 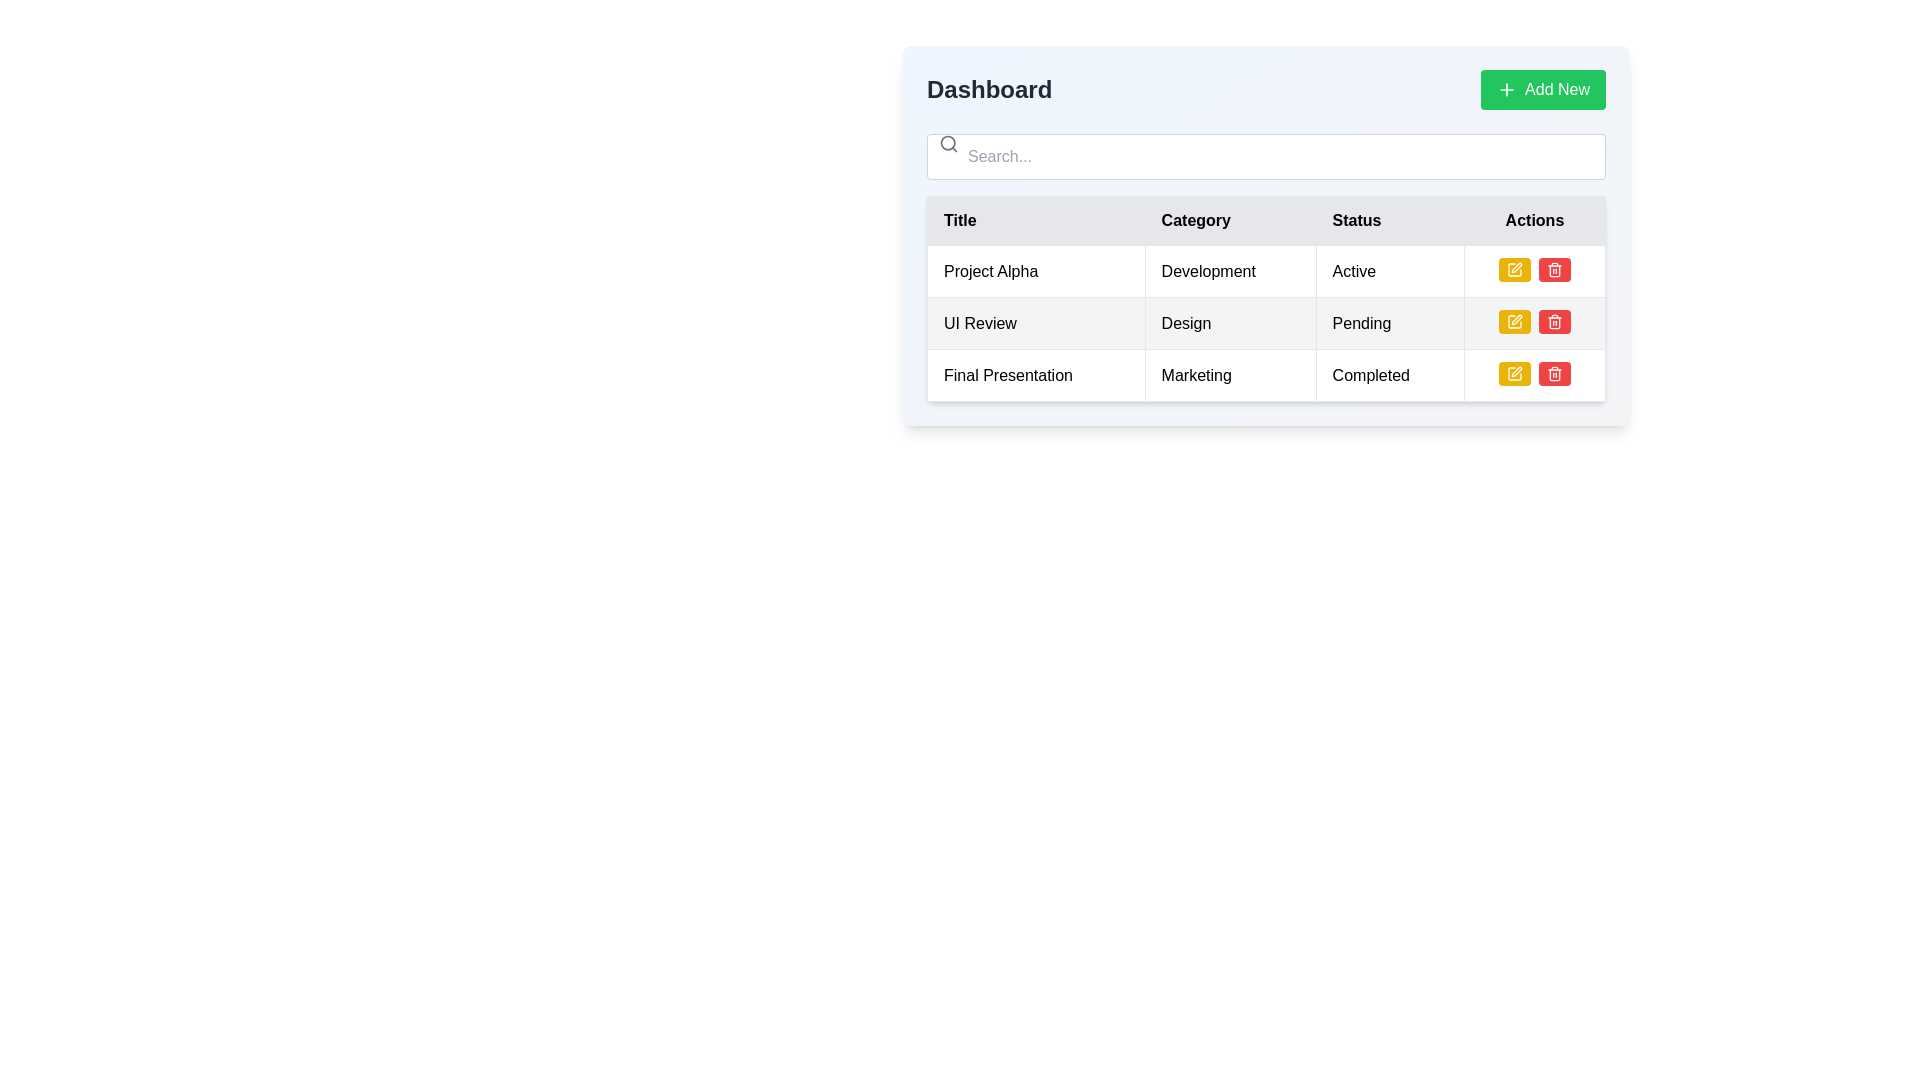 What do you see at coordinates (1514, 320) in the screenshot?
I see `the editing action icon located in the 'Actions' column of the 'UI Review' row` at bounding box center [1514, 320].